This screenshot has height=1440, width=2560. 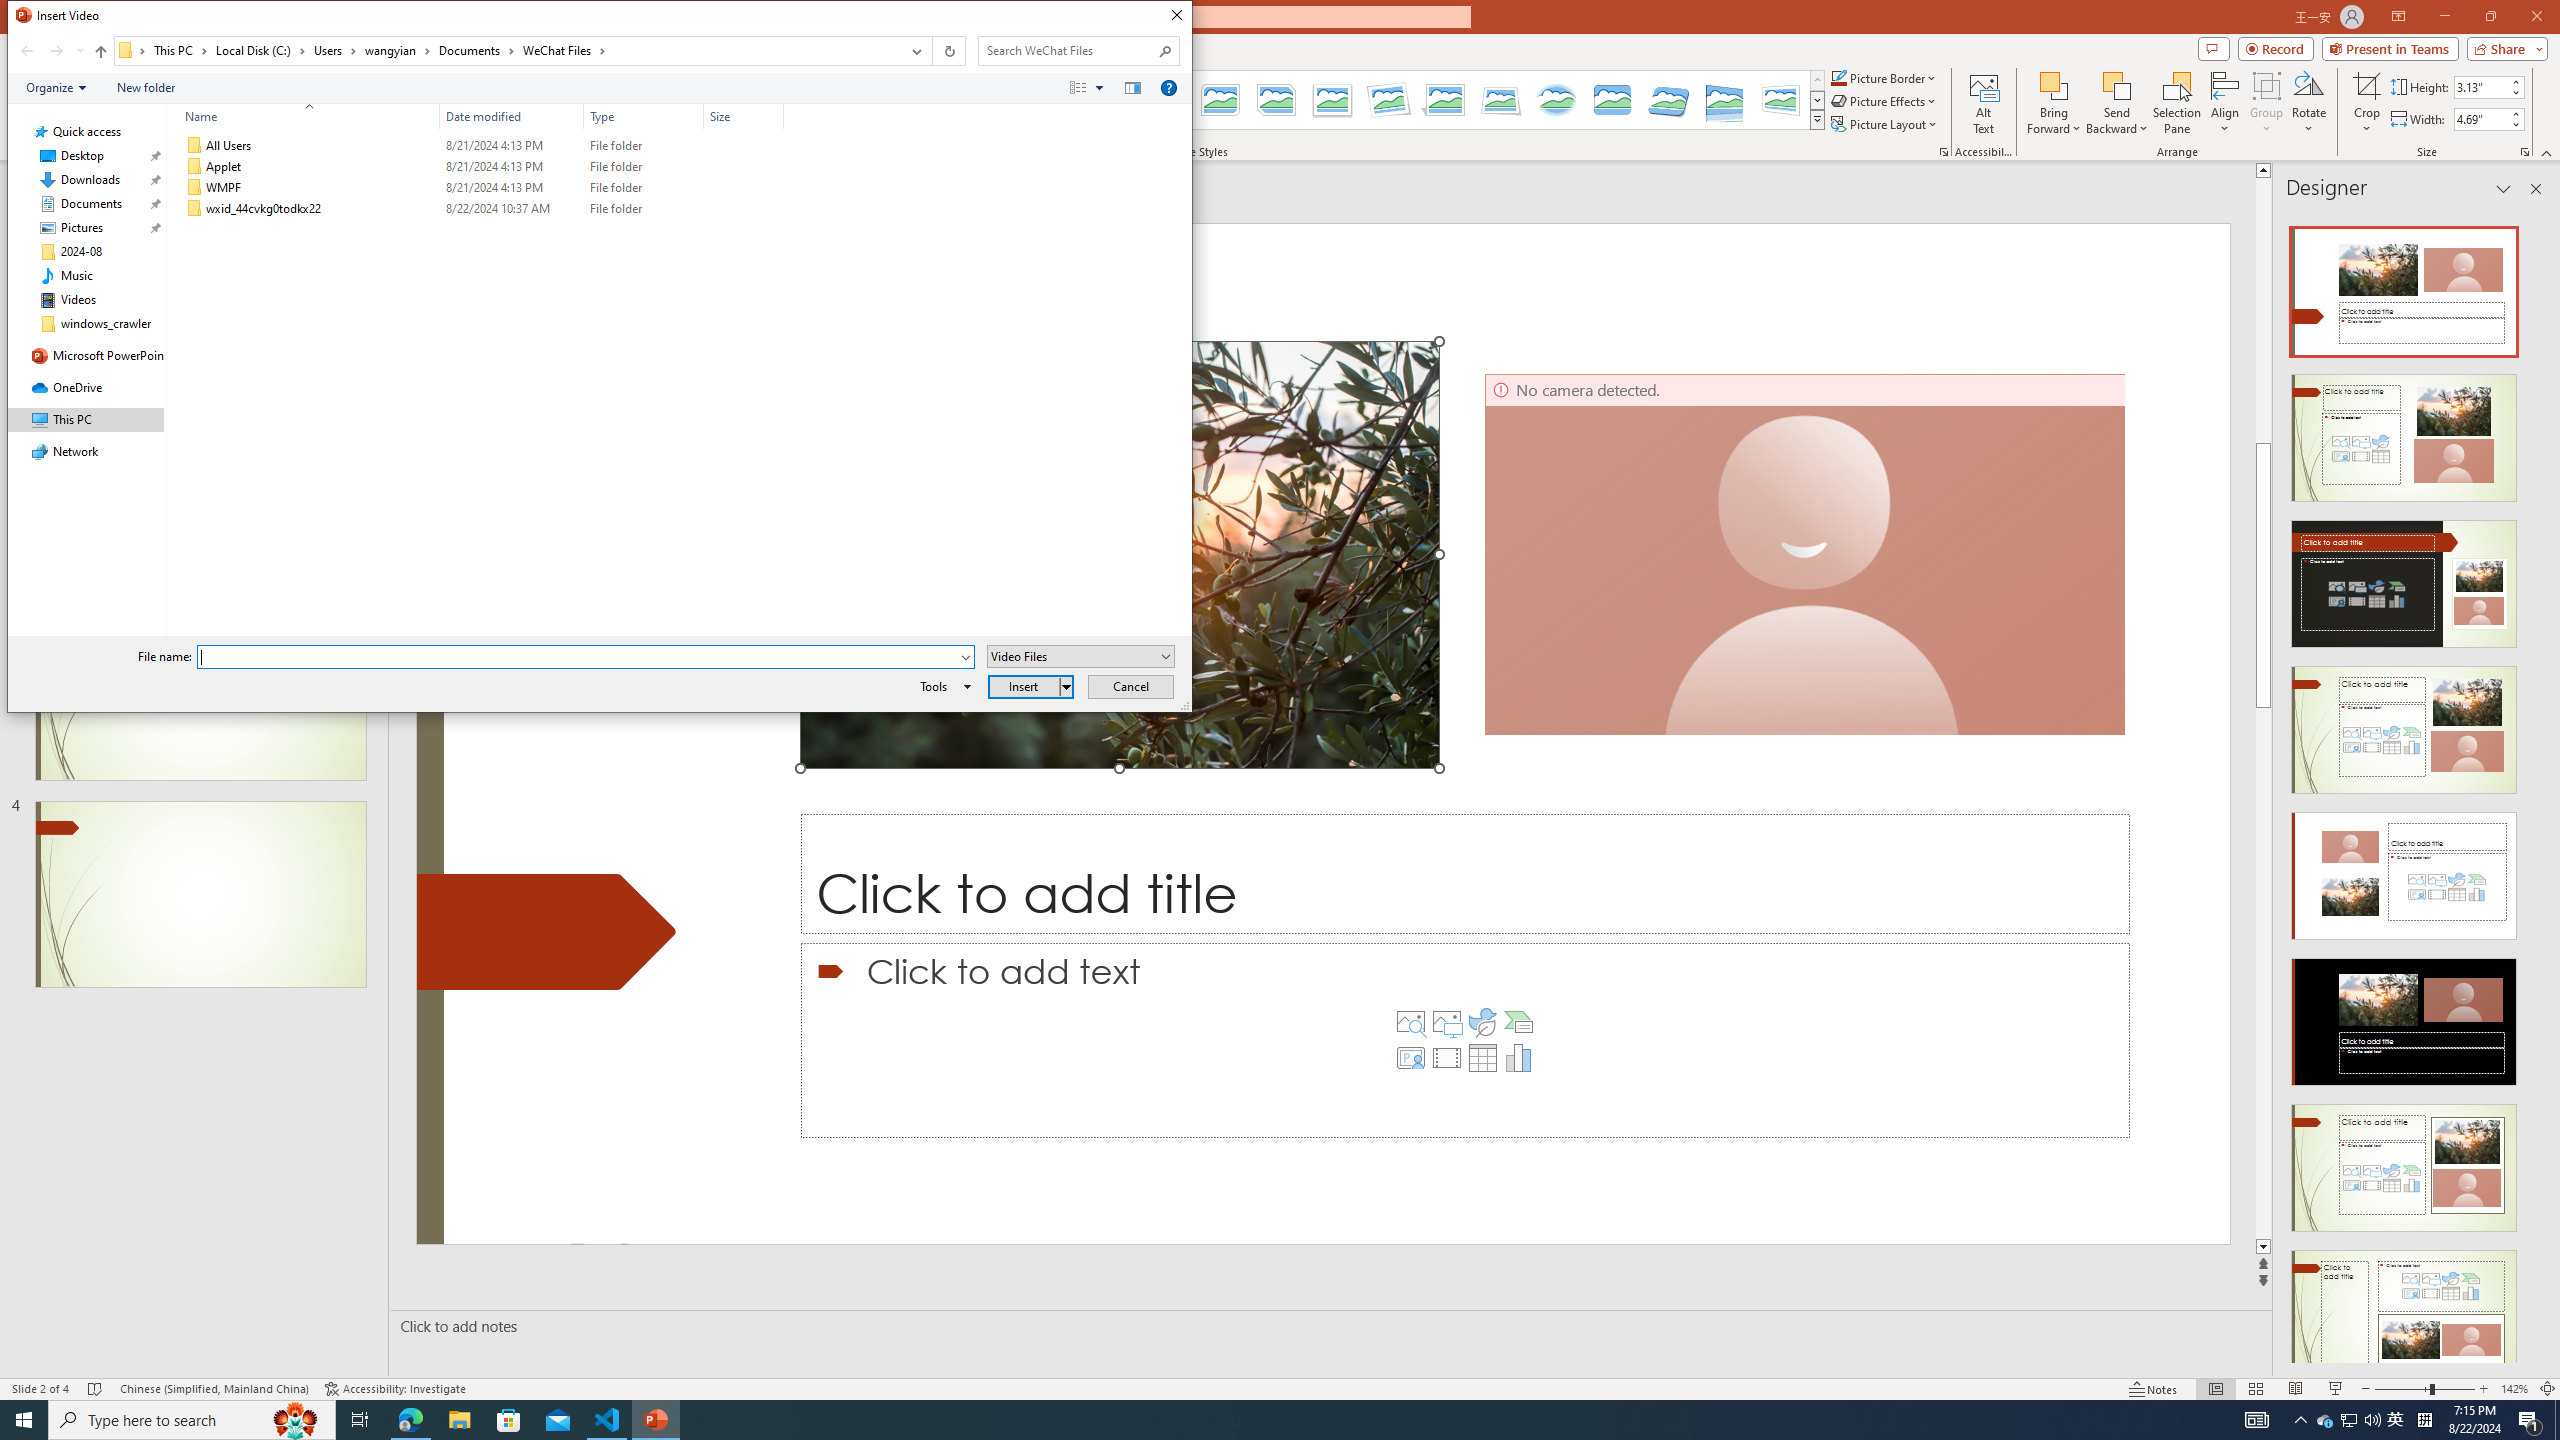 What do you see at coordinates (1410, 1057) in the screenshot?
I see `'Insert Cameo'` at bounding box center [1410, 1057].